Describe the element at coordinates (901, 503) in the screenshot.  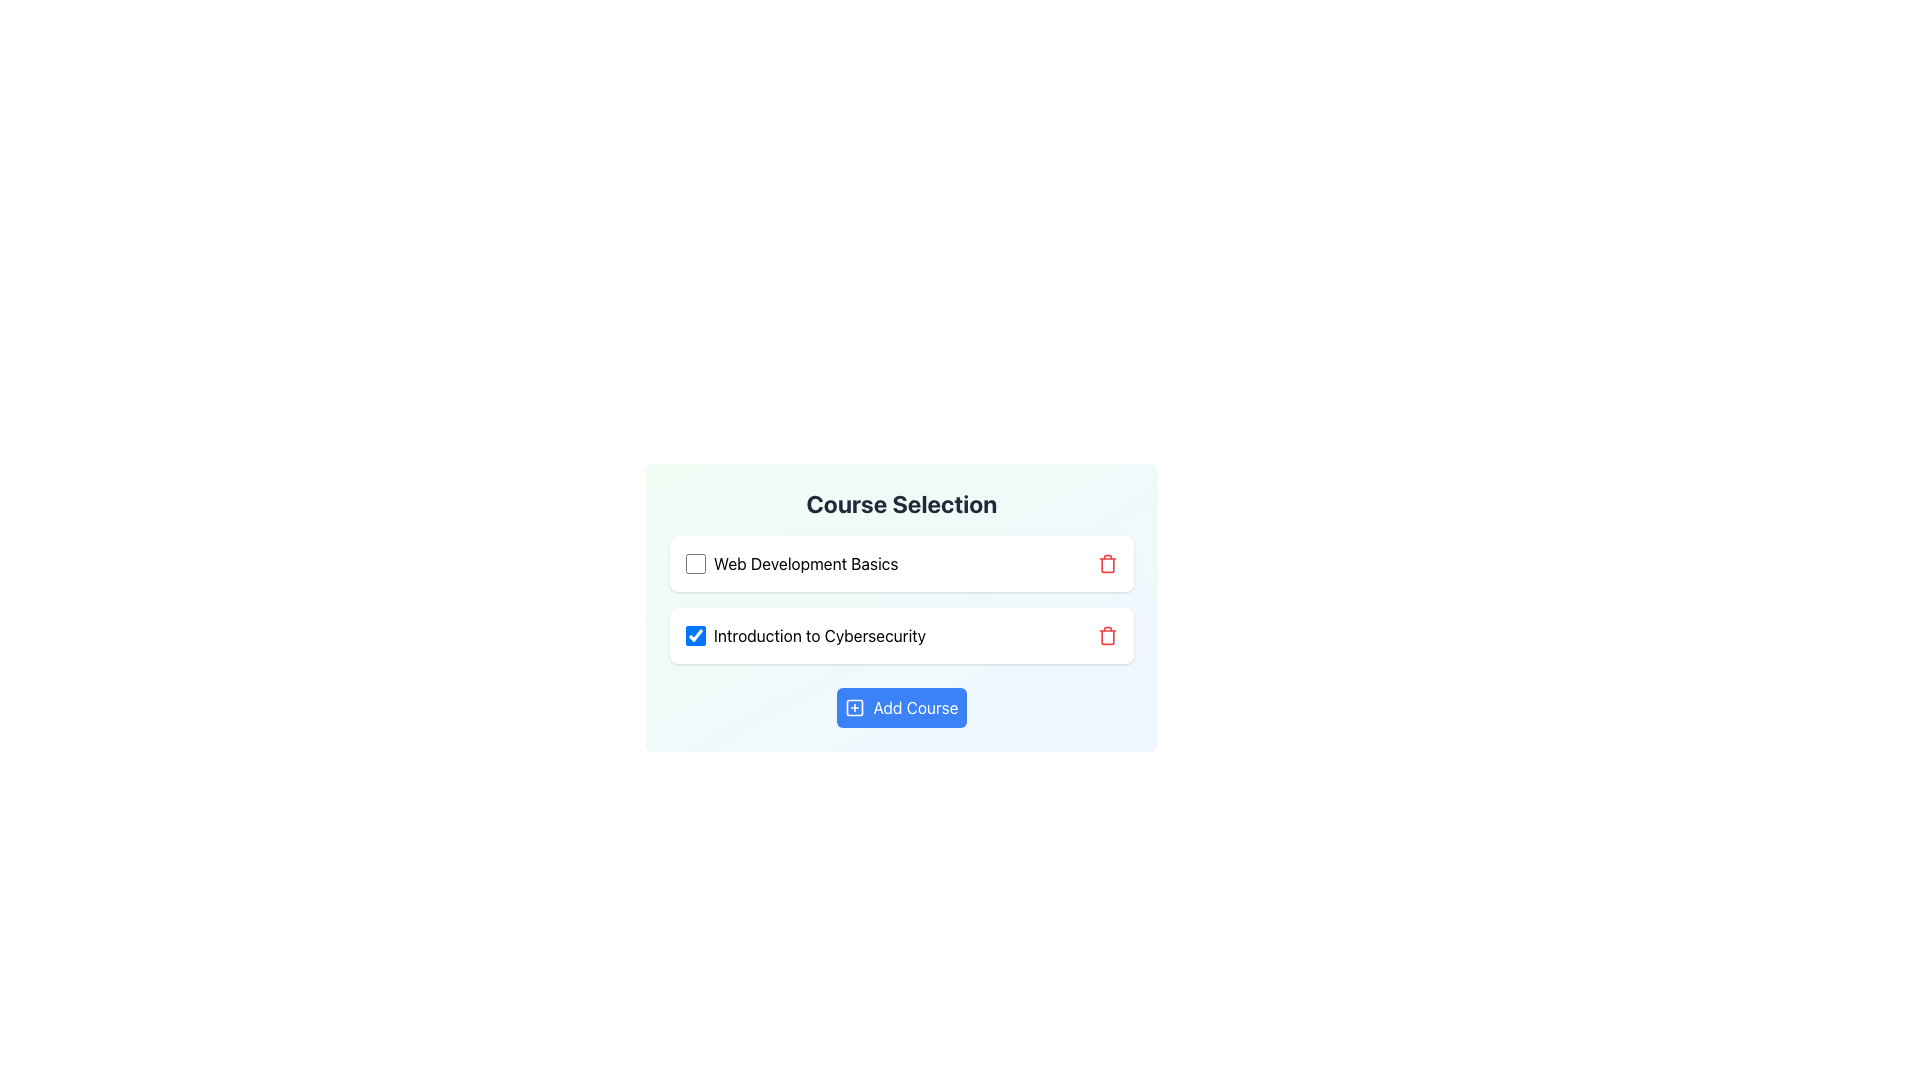
I see `the header text element that describes the purpose of selecting courses, positioned at the top of the card layout` at that location.